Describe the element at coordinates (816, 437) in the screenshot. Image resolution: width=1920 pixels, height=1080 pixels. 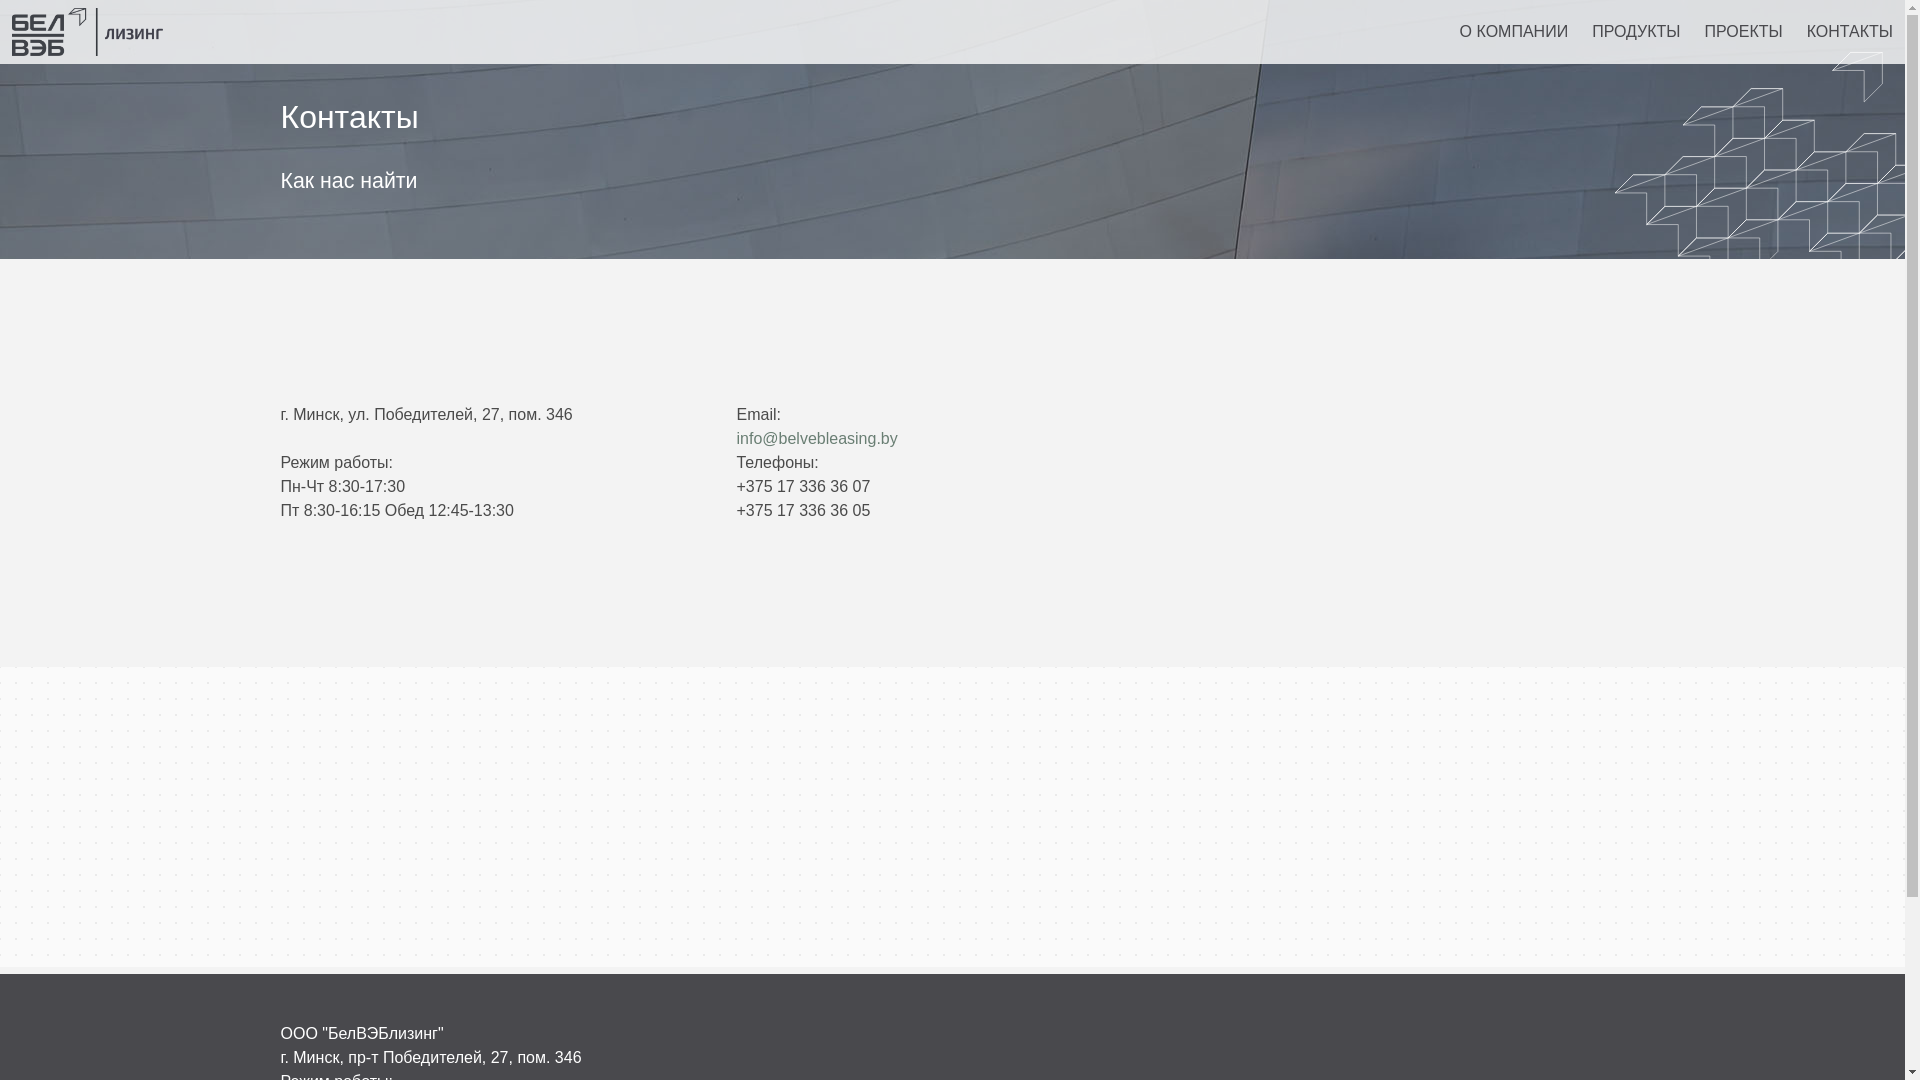
I see `'info@belvebleasing.by'` at that location.